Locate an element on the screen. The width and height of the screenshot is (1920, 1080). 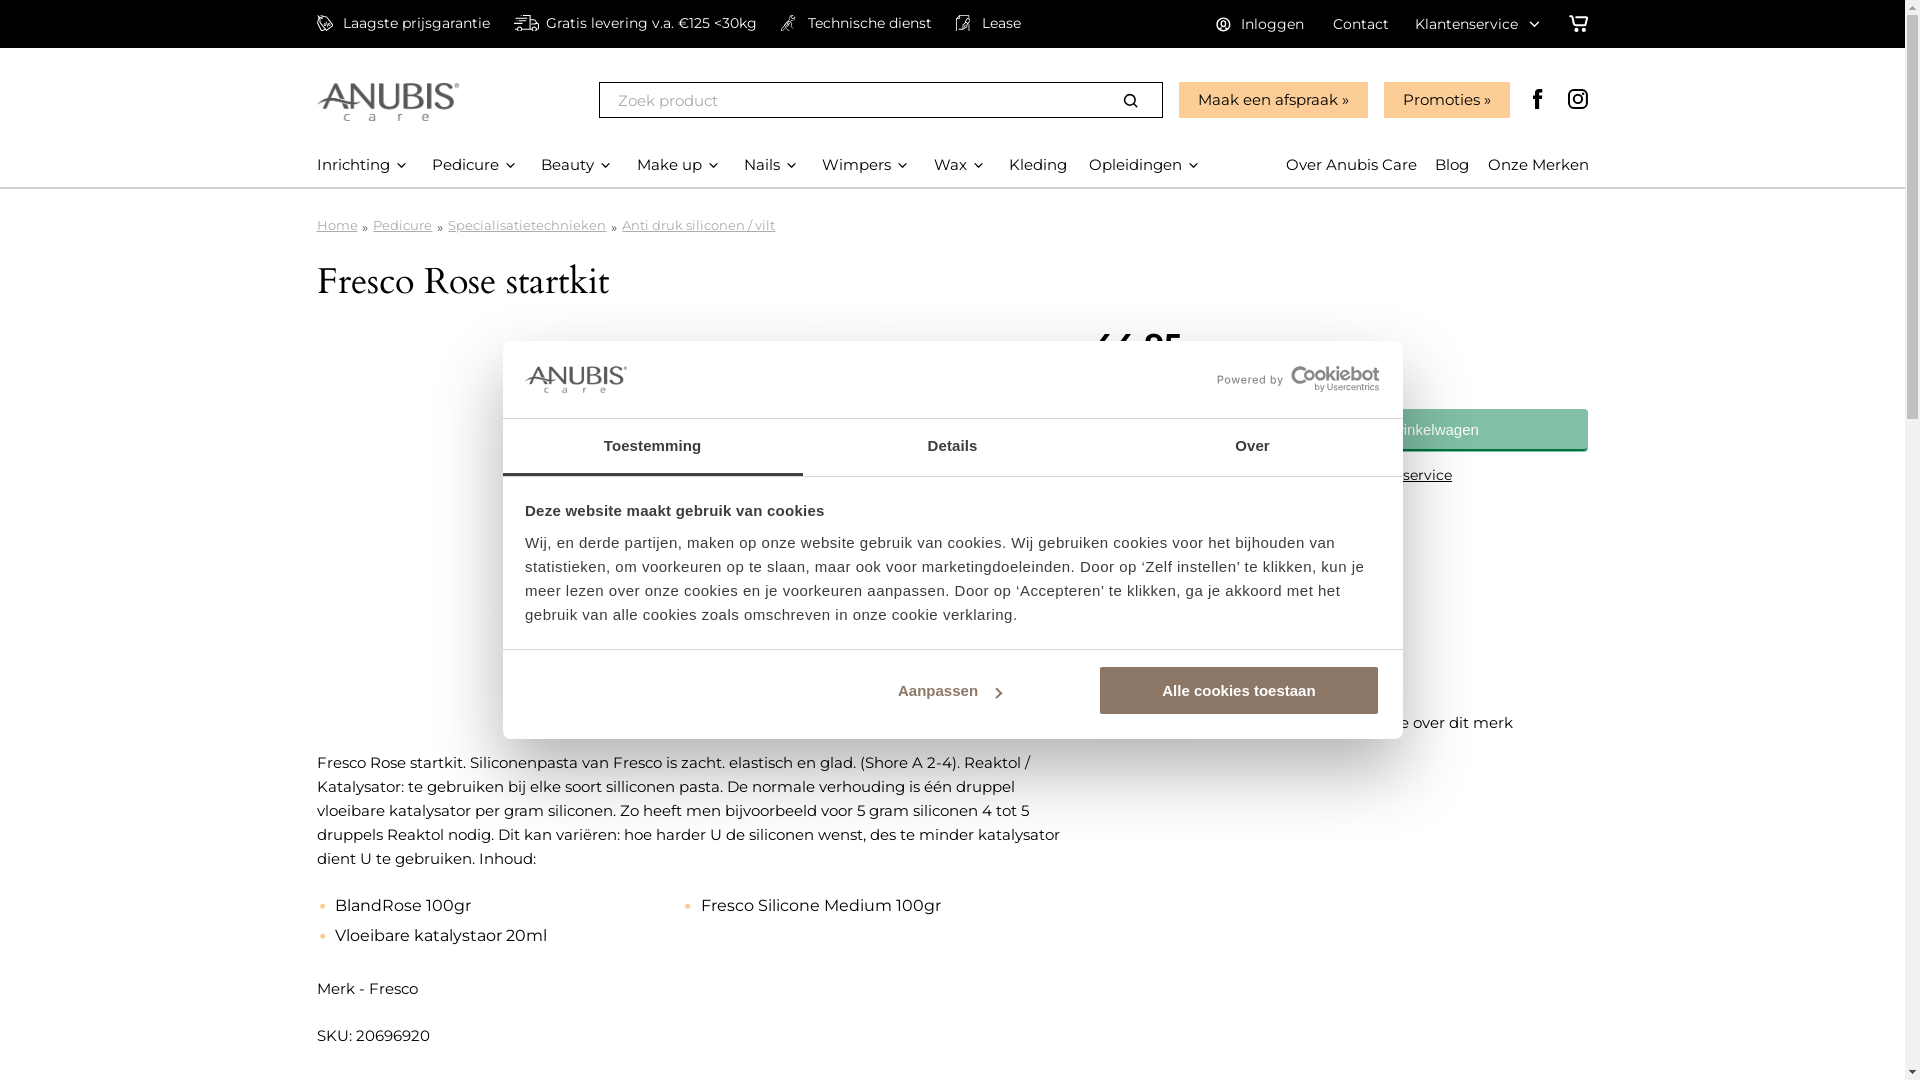
'Nails' is located at coordinates (743, 163).